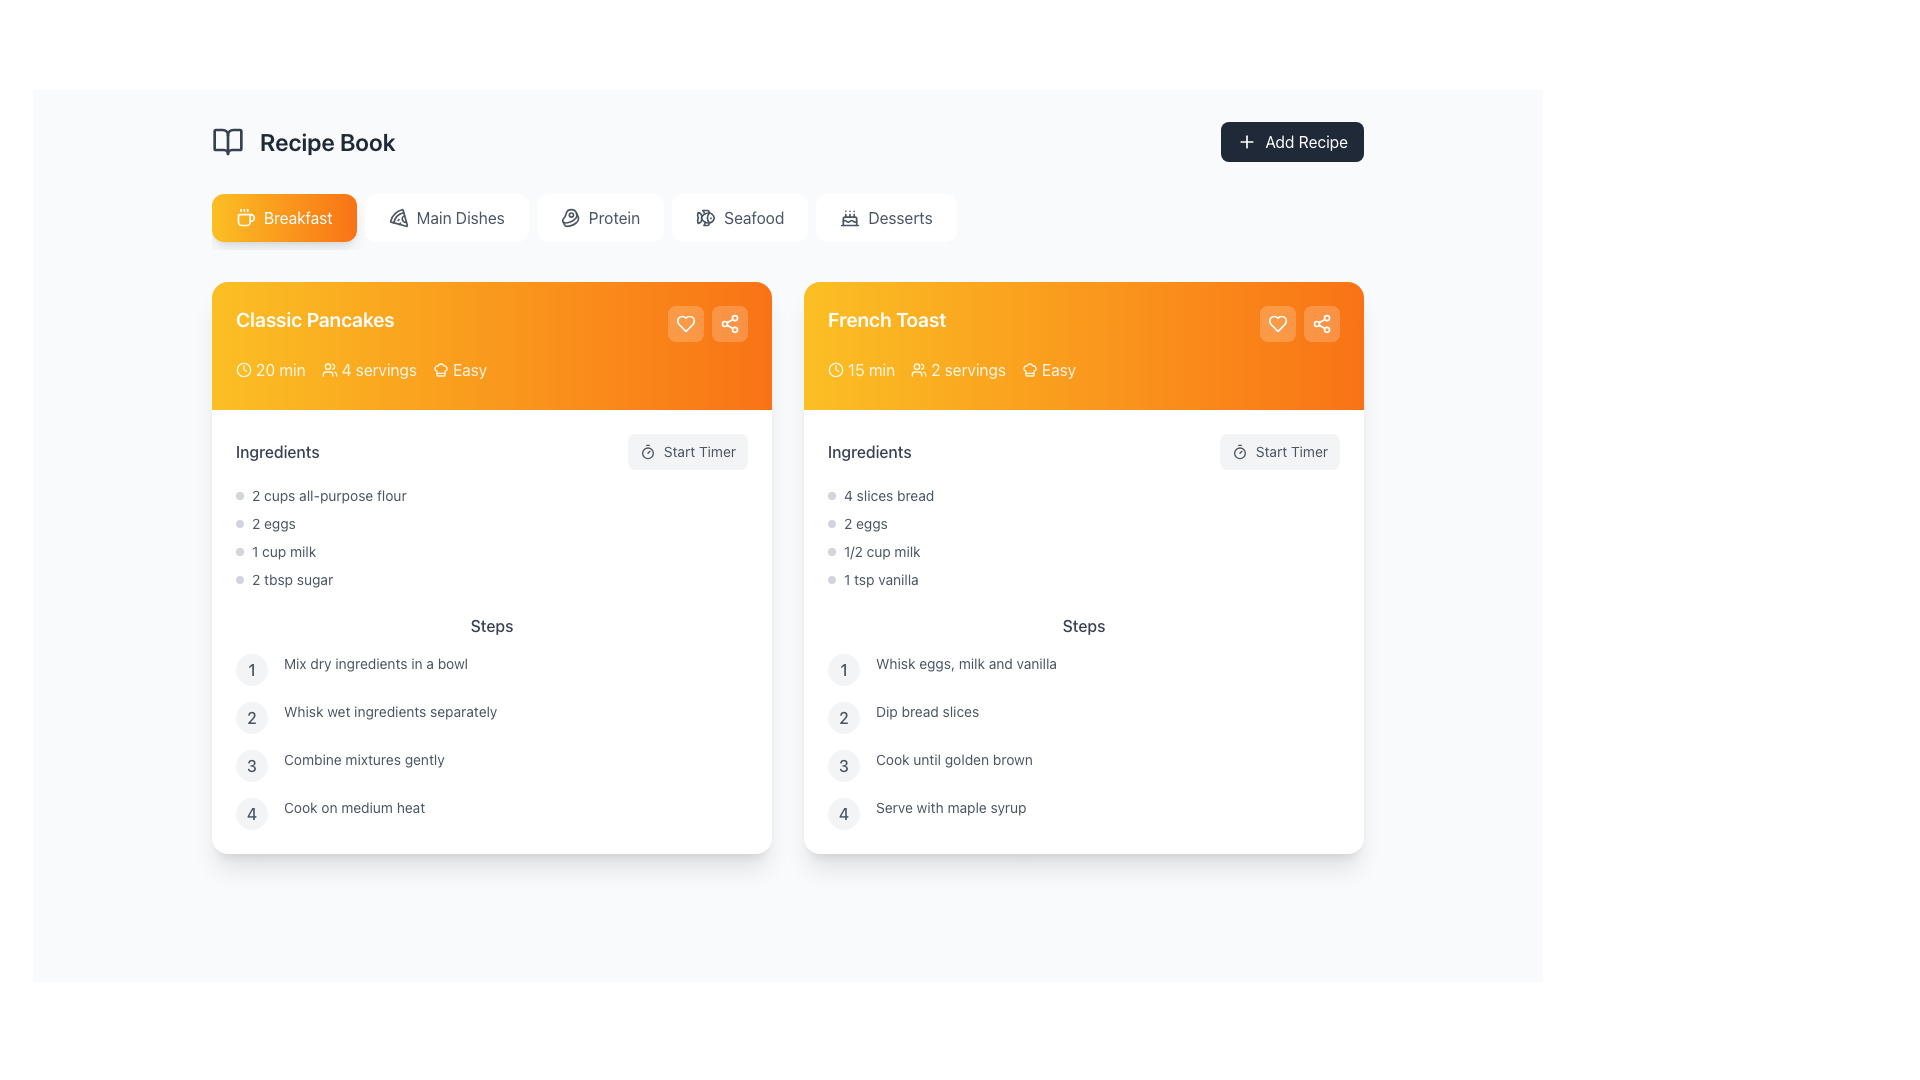 The height and width of the screenshot is (1080, 1920). I want to click on the 'Protein' navigation button located in the horizontal navigation bar, which is the third element from the left, to activate its hover effects, so click(599, 218).